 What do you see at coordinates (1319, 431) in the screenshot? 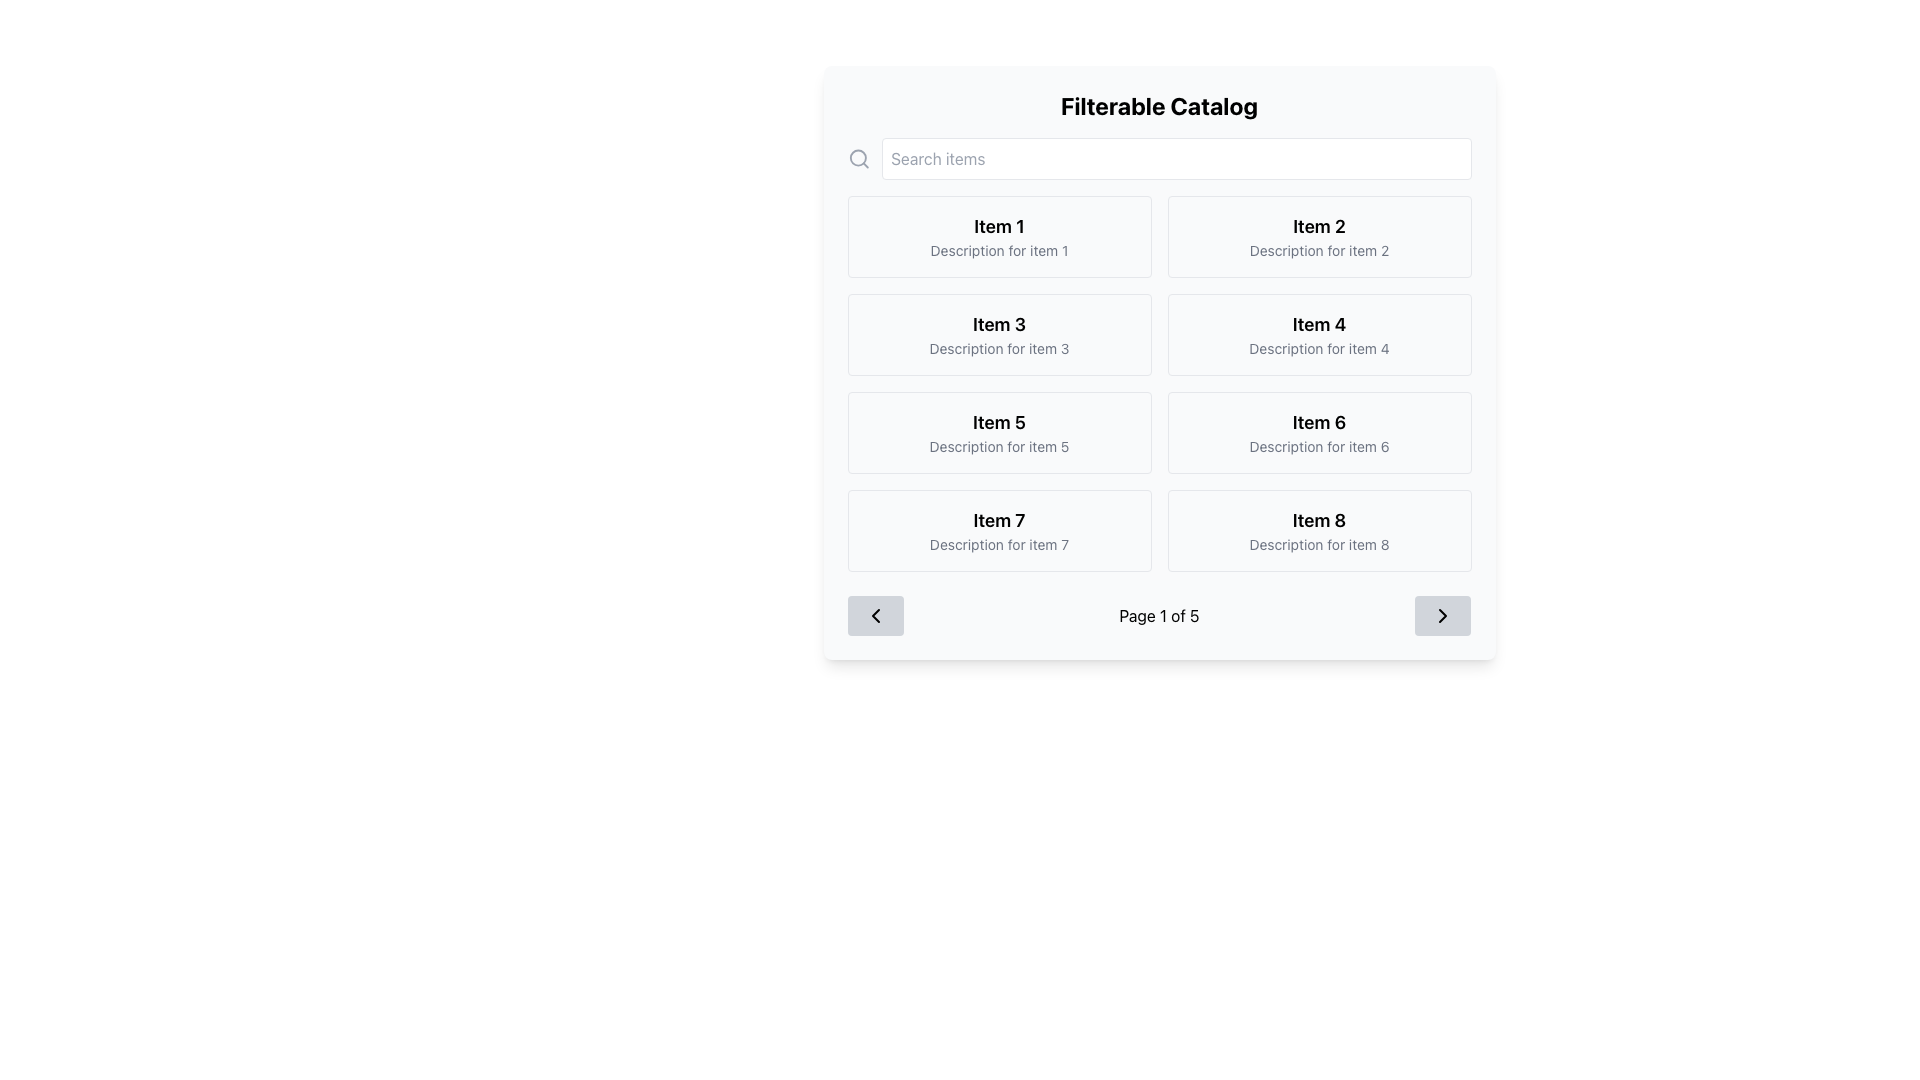
I see `the card displaying 'Item 6' with a white background and rounded corners, which contains the text 'Item 6' in bold and 'Description for item 6' in a smaller font` at bounding box center [1319, 431].